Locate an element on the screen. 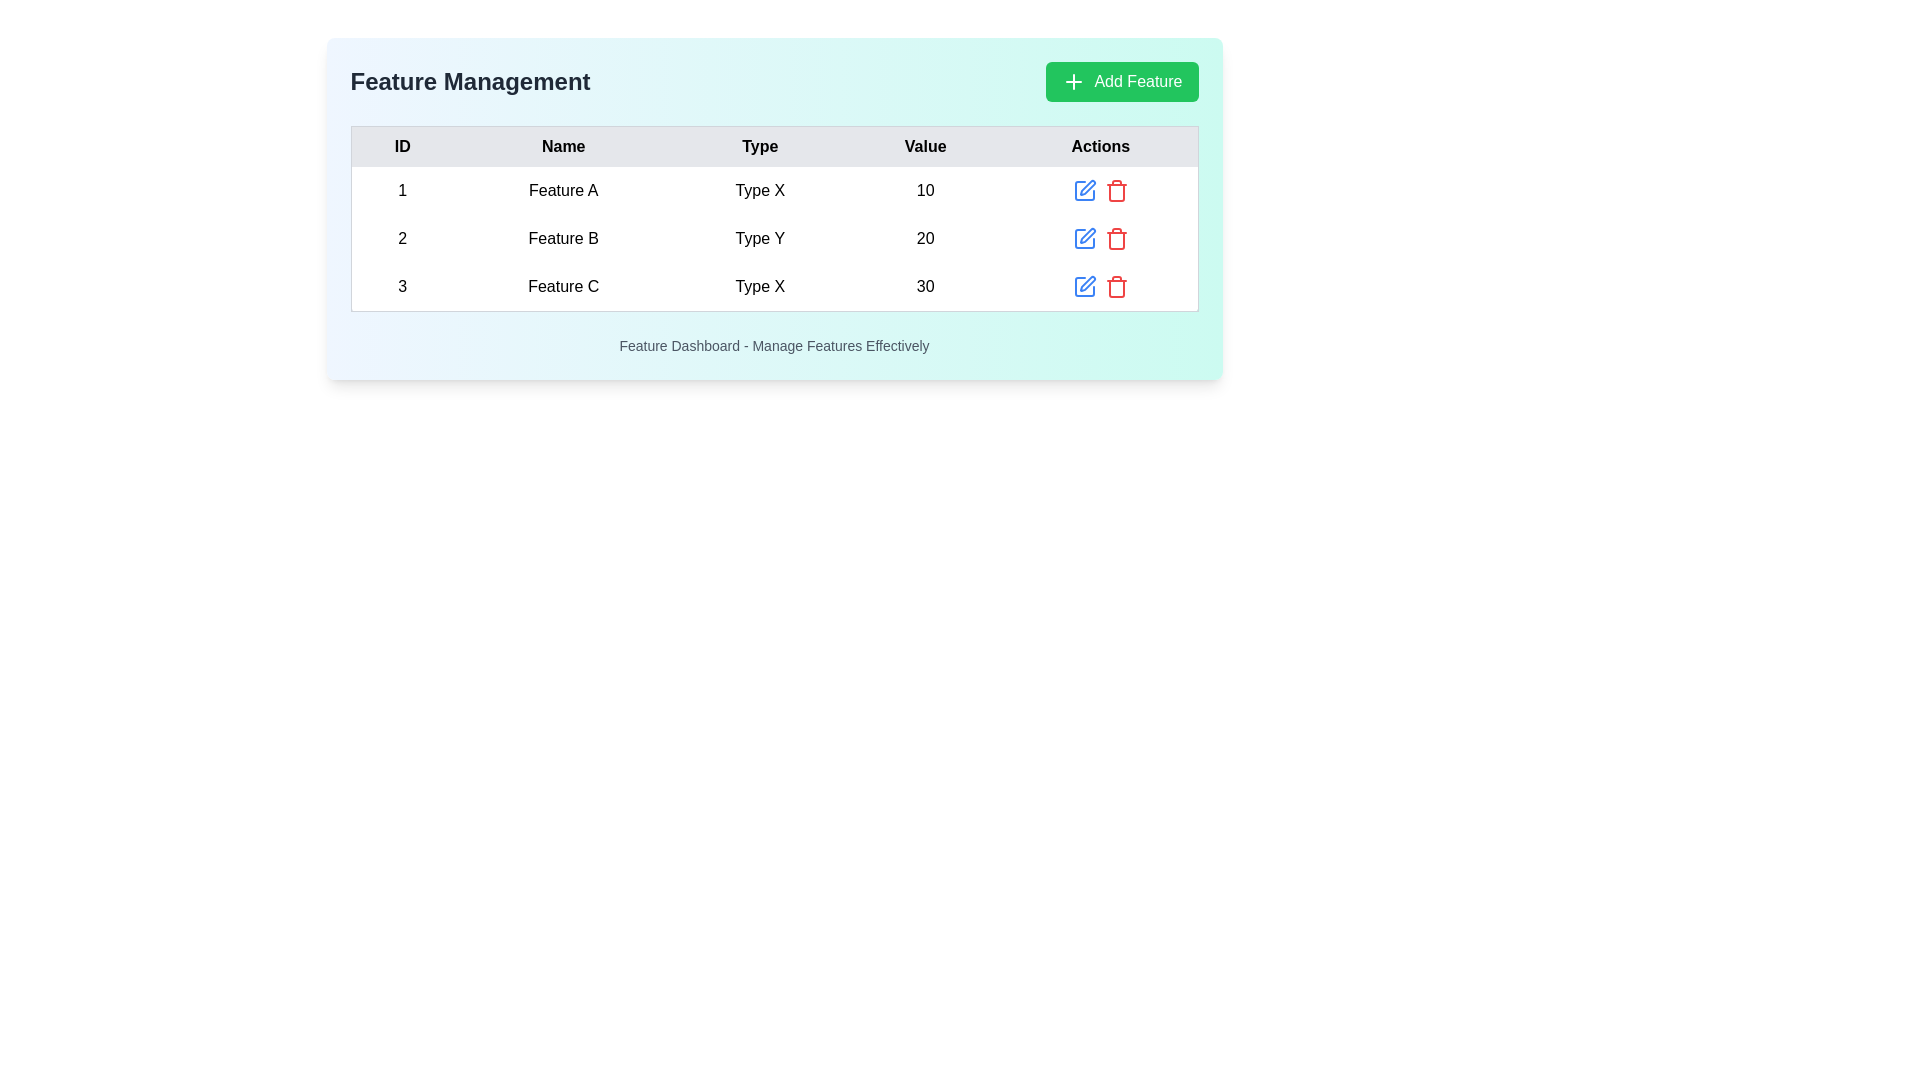 The width and height of the screenshot is (1920, 1080). the static text label reading 'Type X' located in the third column of the first row in the table under the column titled 'Type' is located at coordinates (759, 191).